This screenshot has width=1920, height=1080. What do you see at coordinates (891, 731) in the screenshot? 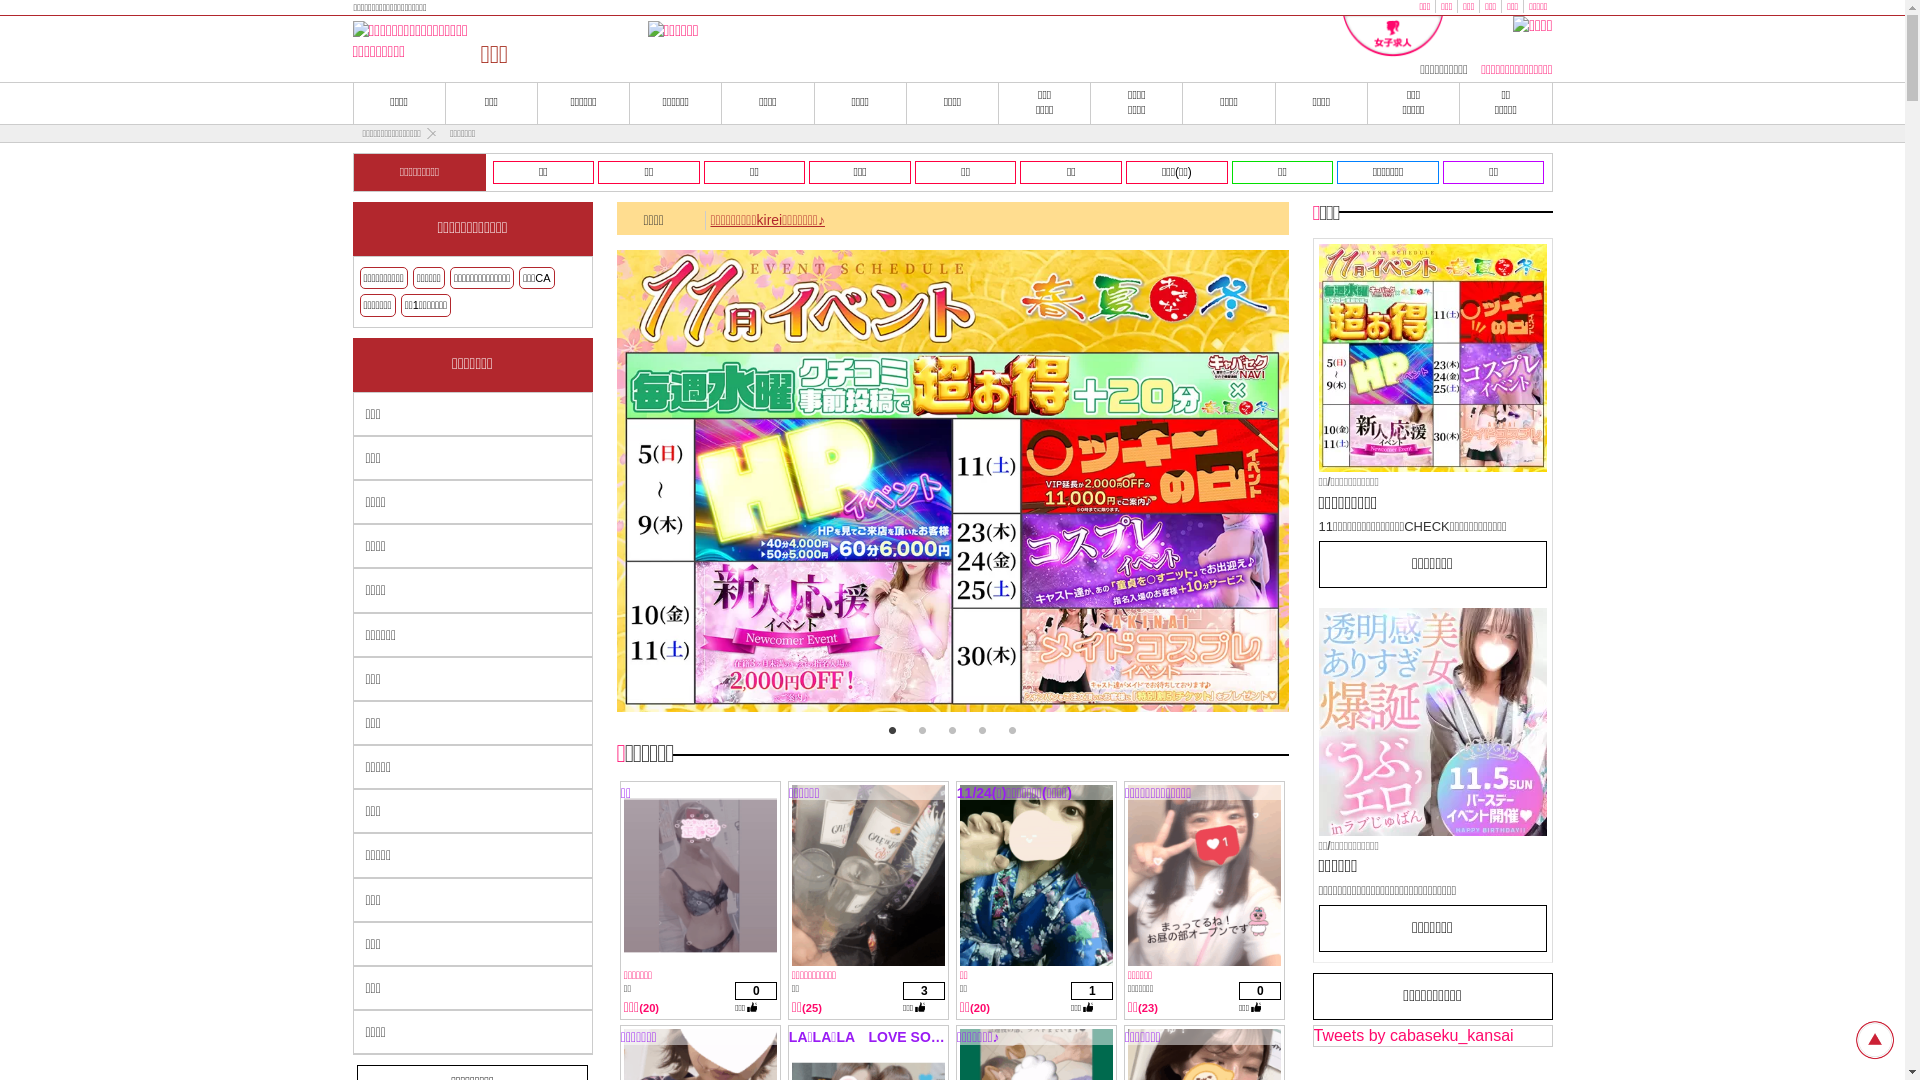
I see `'1'` at bounding box center [891, 731].